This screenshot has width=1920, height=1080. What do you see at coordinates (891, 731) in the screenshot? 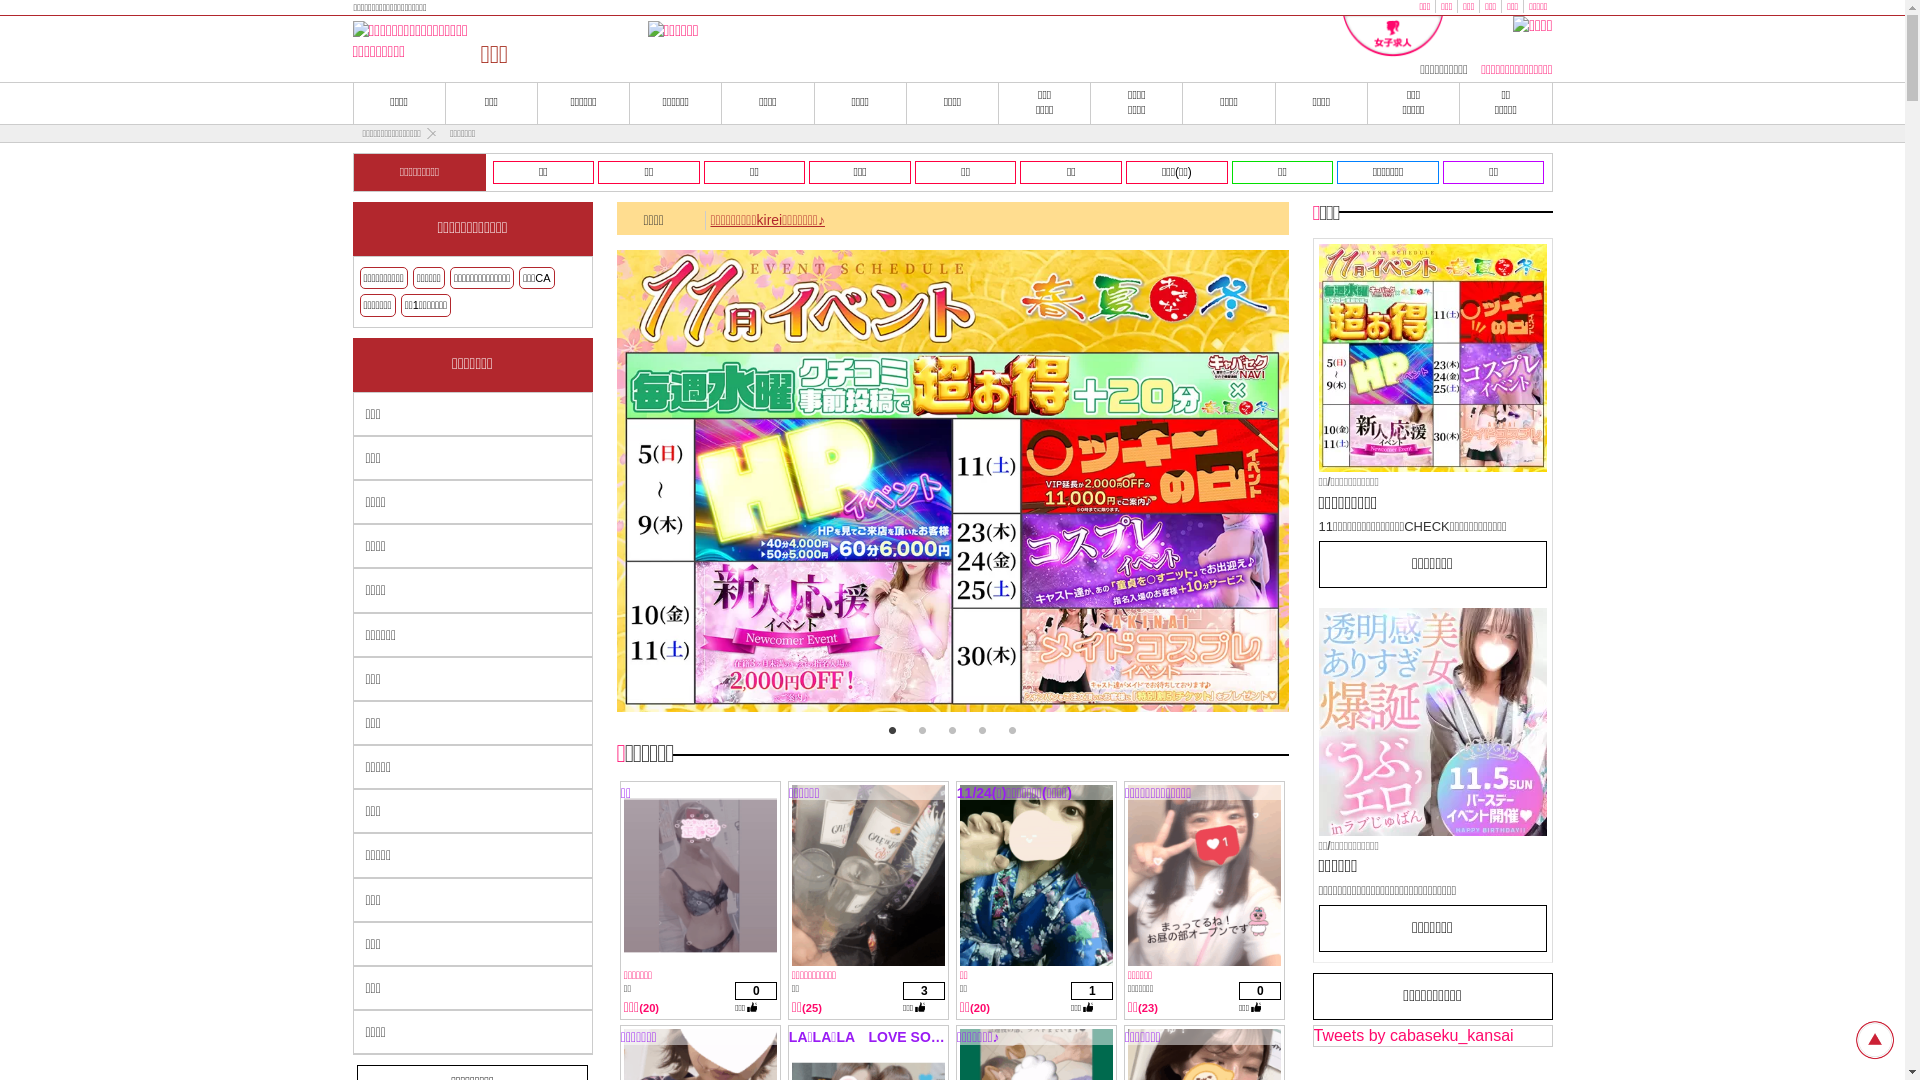
I see `'1'` at bounding box center [891, 731].